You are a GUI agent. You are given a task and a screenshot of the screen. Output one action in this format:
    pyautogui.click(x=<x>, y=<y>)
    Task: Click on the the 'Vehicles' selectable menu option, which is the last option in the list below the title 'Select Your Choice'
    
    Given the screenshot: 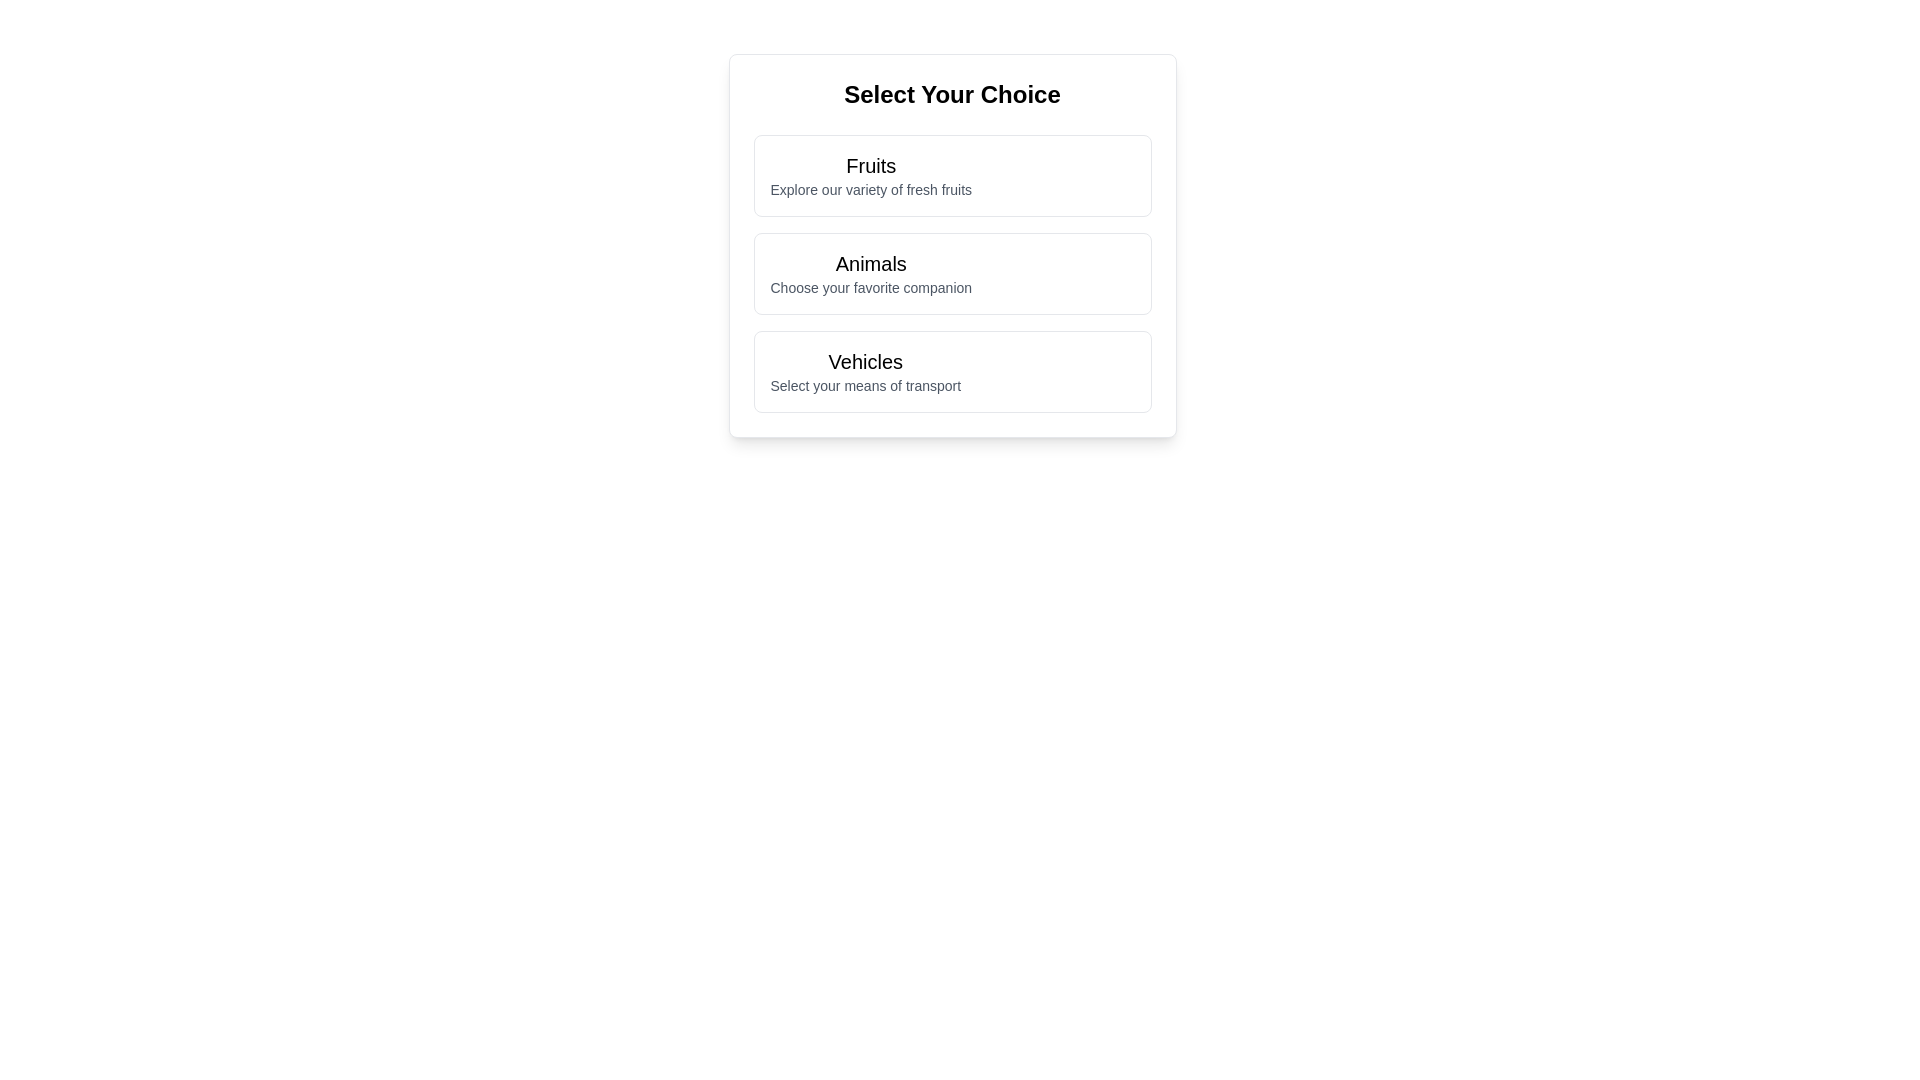 What is the action you would take?
    pyautogui.click(x=865, y=371)
    